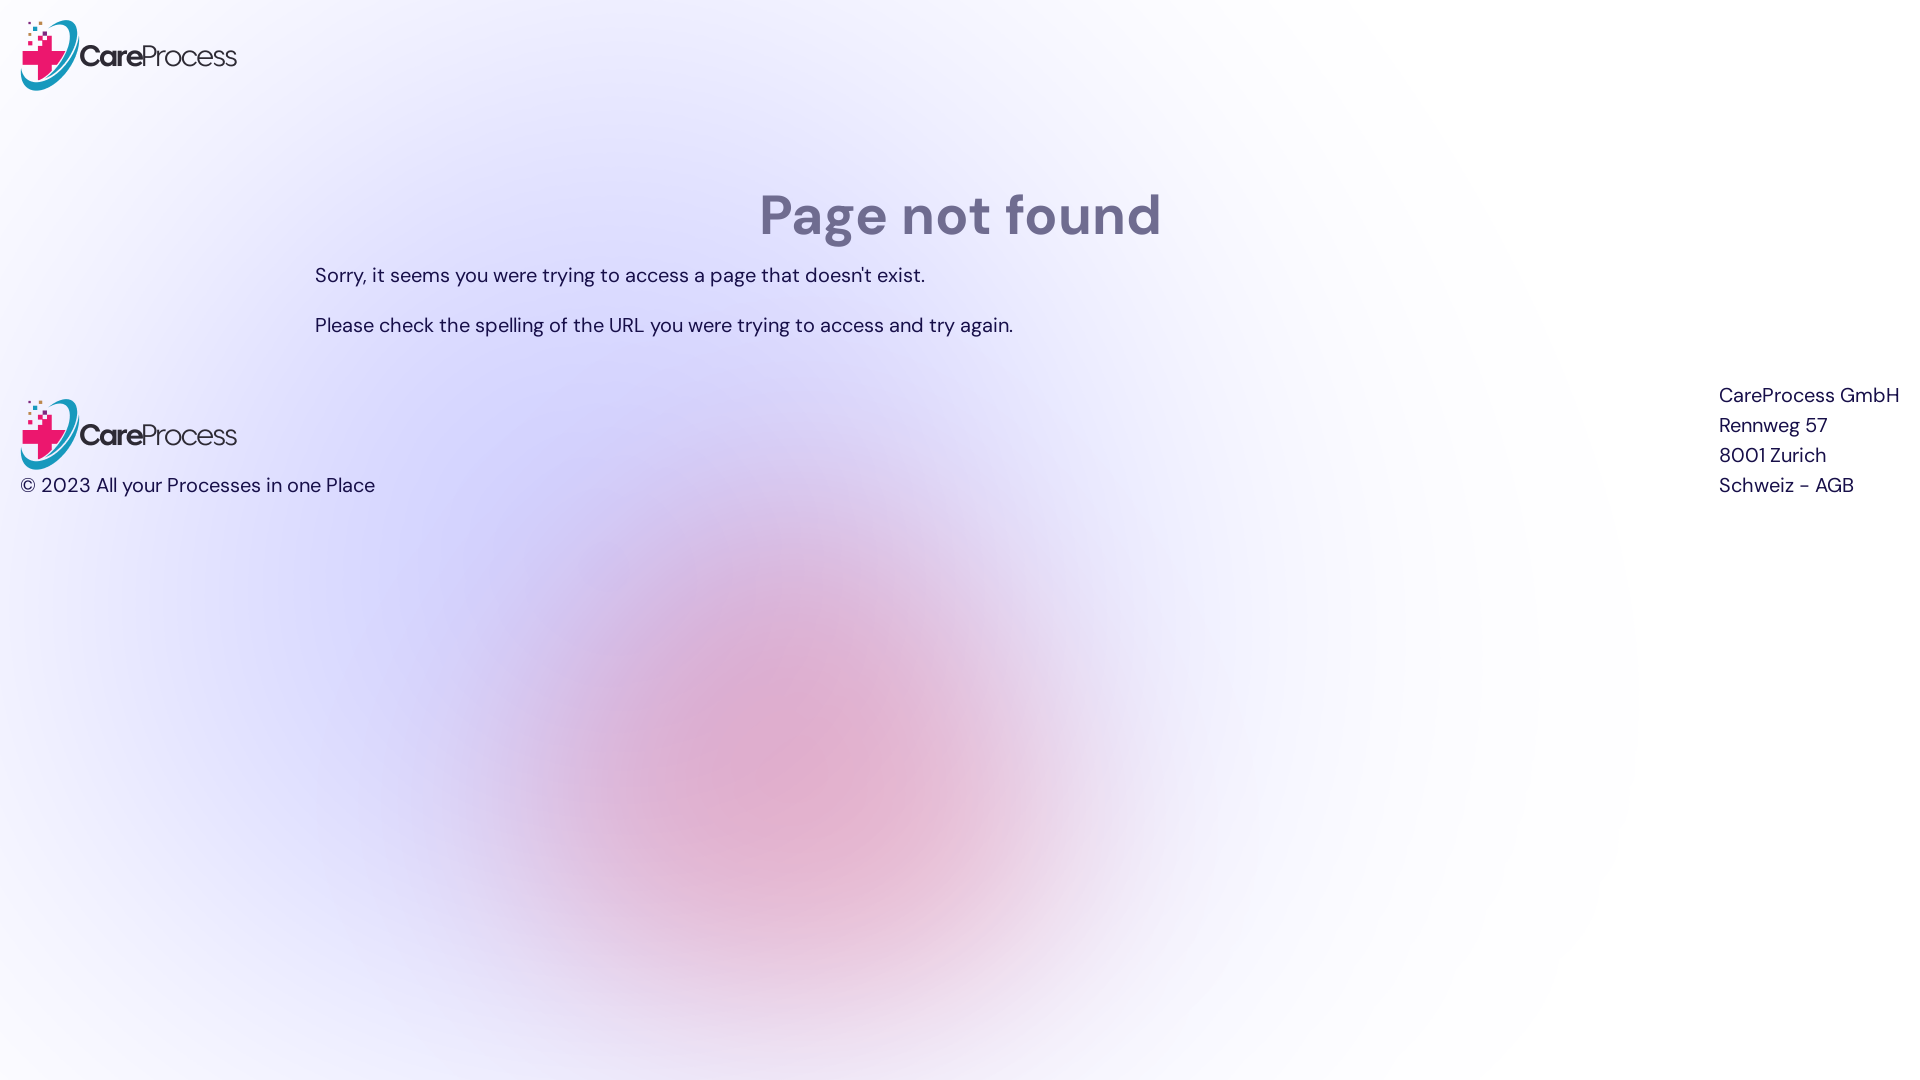  What do you see at coordinates (1814, 485) in the screenshot?
I see `'AGB'` at bounding box center [1814, 485].